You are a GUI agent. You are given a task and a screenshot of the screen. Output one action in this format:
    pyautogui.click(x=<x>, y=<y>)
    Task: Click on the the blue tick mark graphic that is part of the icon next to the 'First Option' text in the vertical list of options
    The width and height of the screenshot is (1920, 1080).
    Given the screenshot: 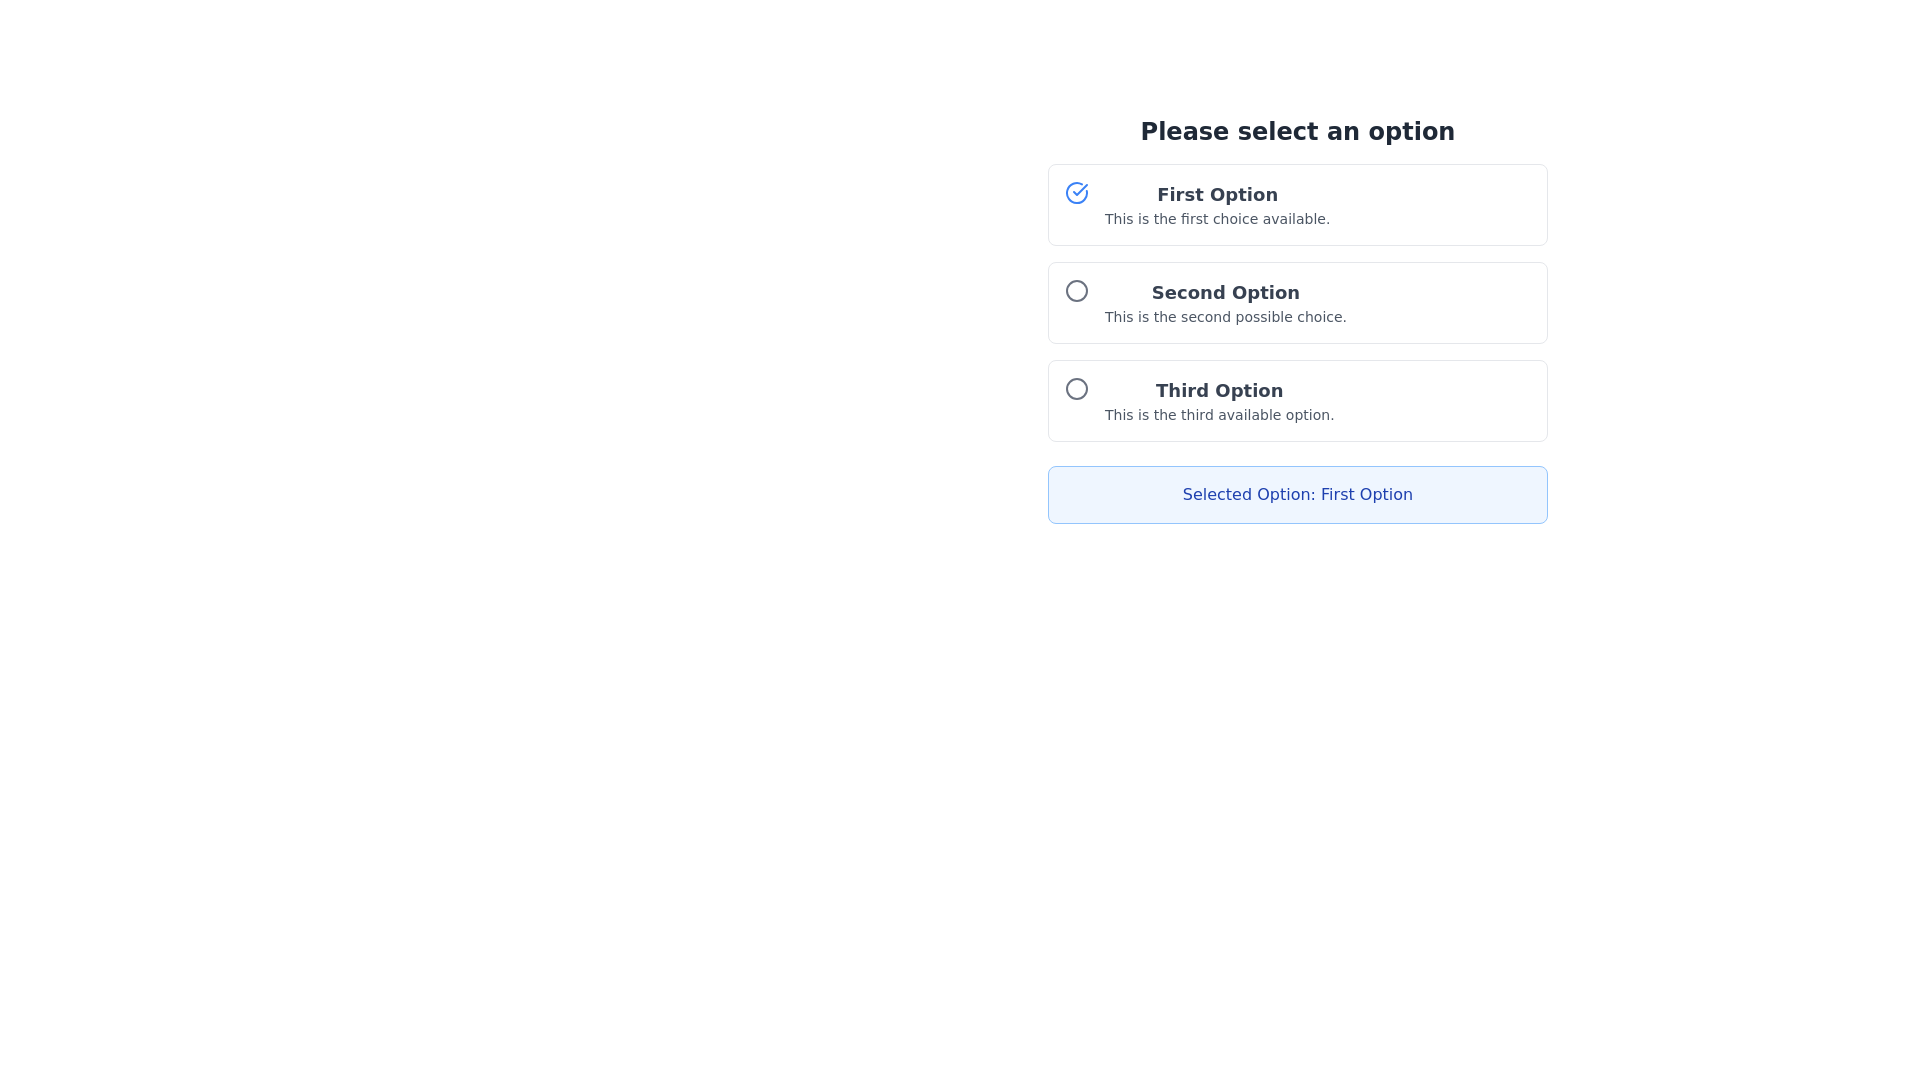 What is the action you would take?
    pyautogui.click(x=1079, y=189)
    